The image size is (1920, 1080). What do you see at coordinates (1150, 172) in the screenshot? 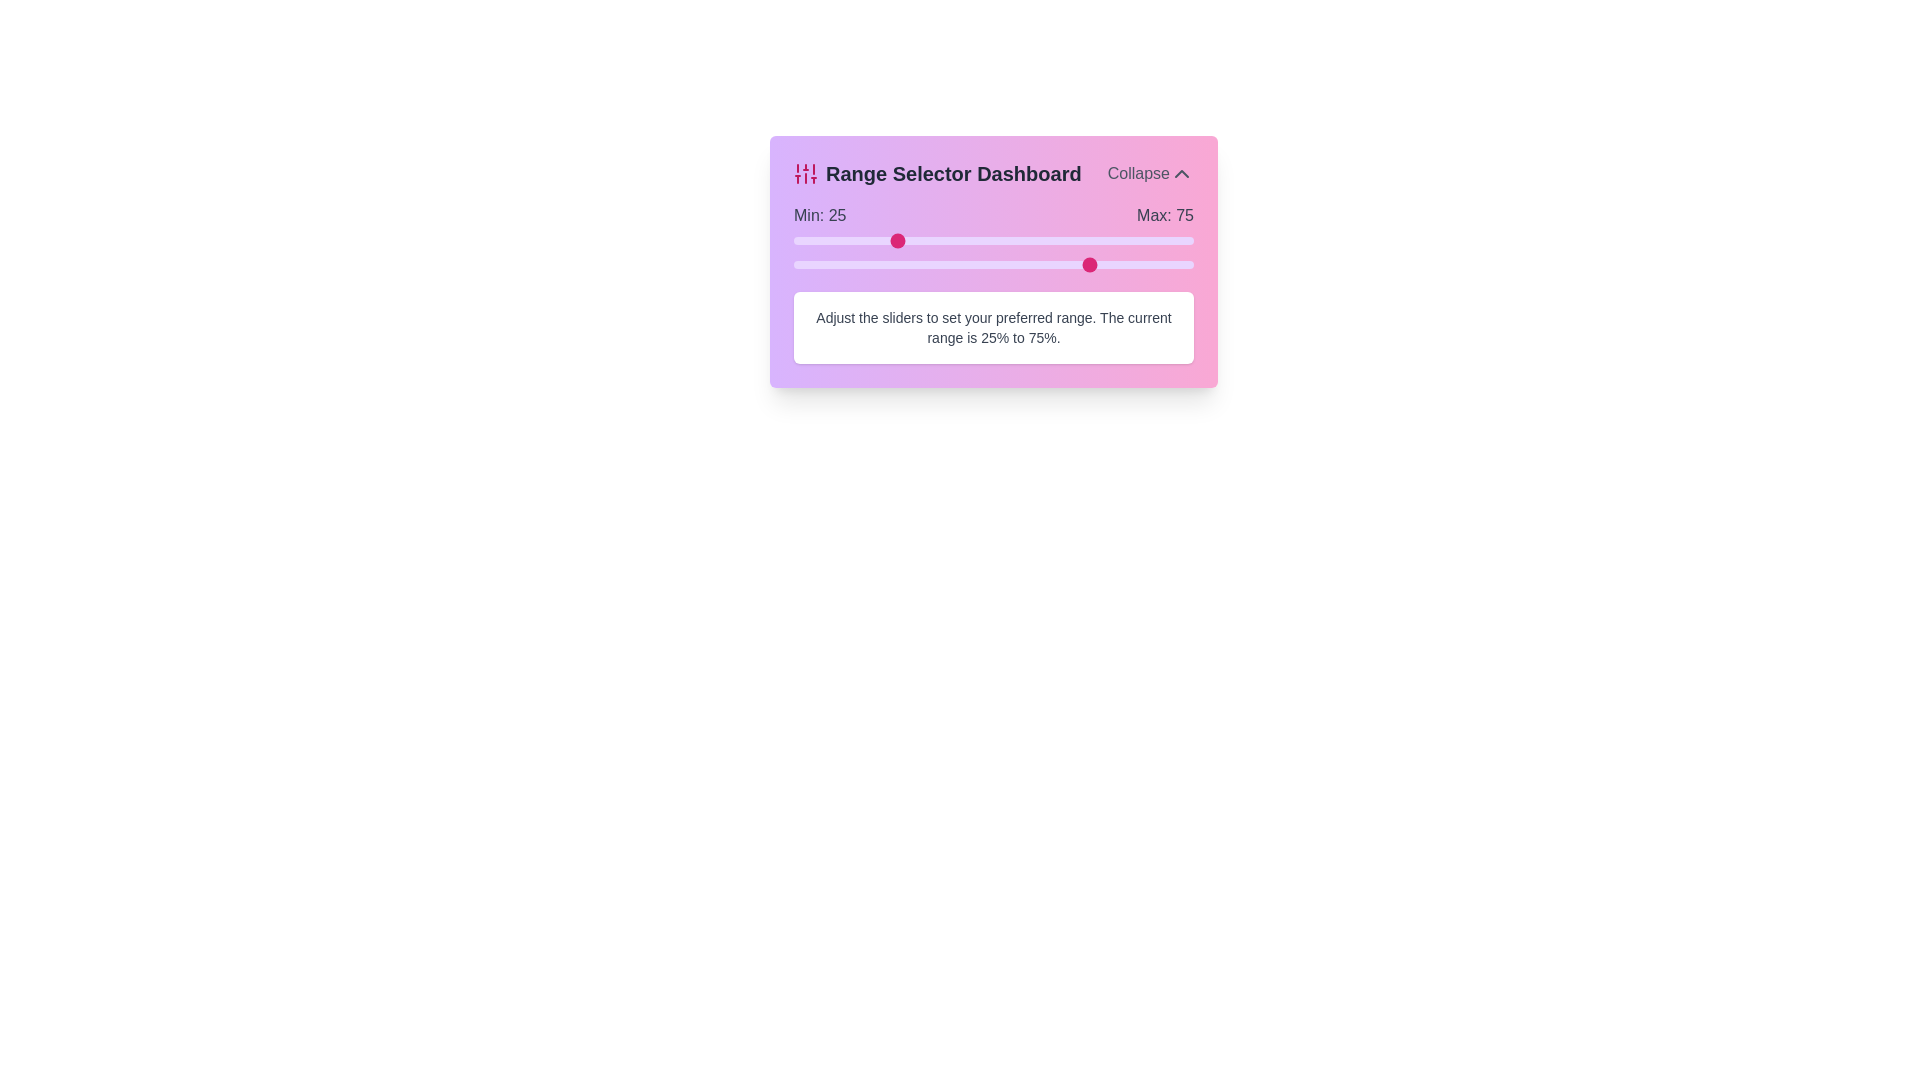
I see `the 'Collapse' button to toggle the panel` at bounding box center [1150, 172].